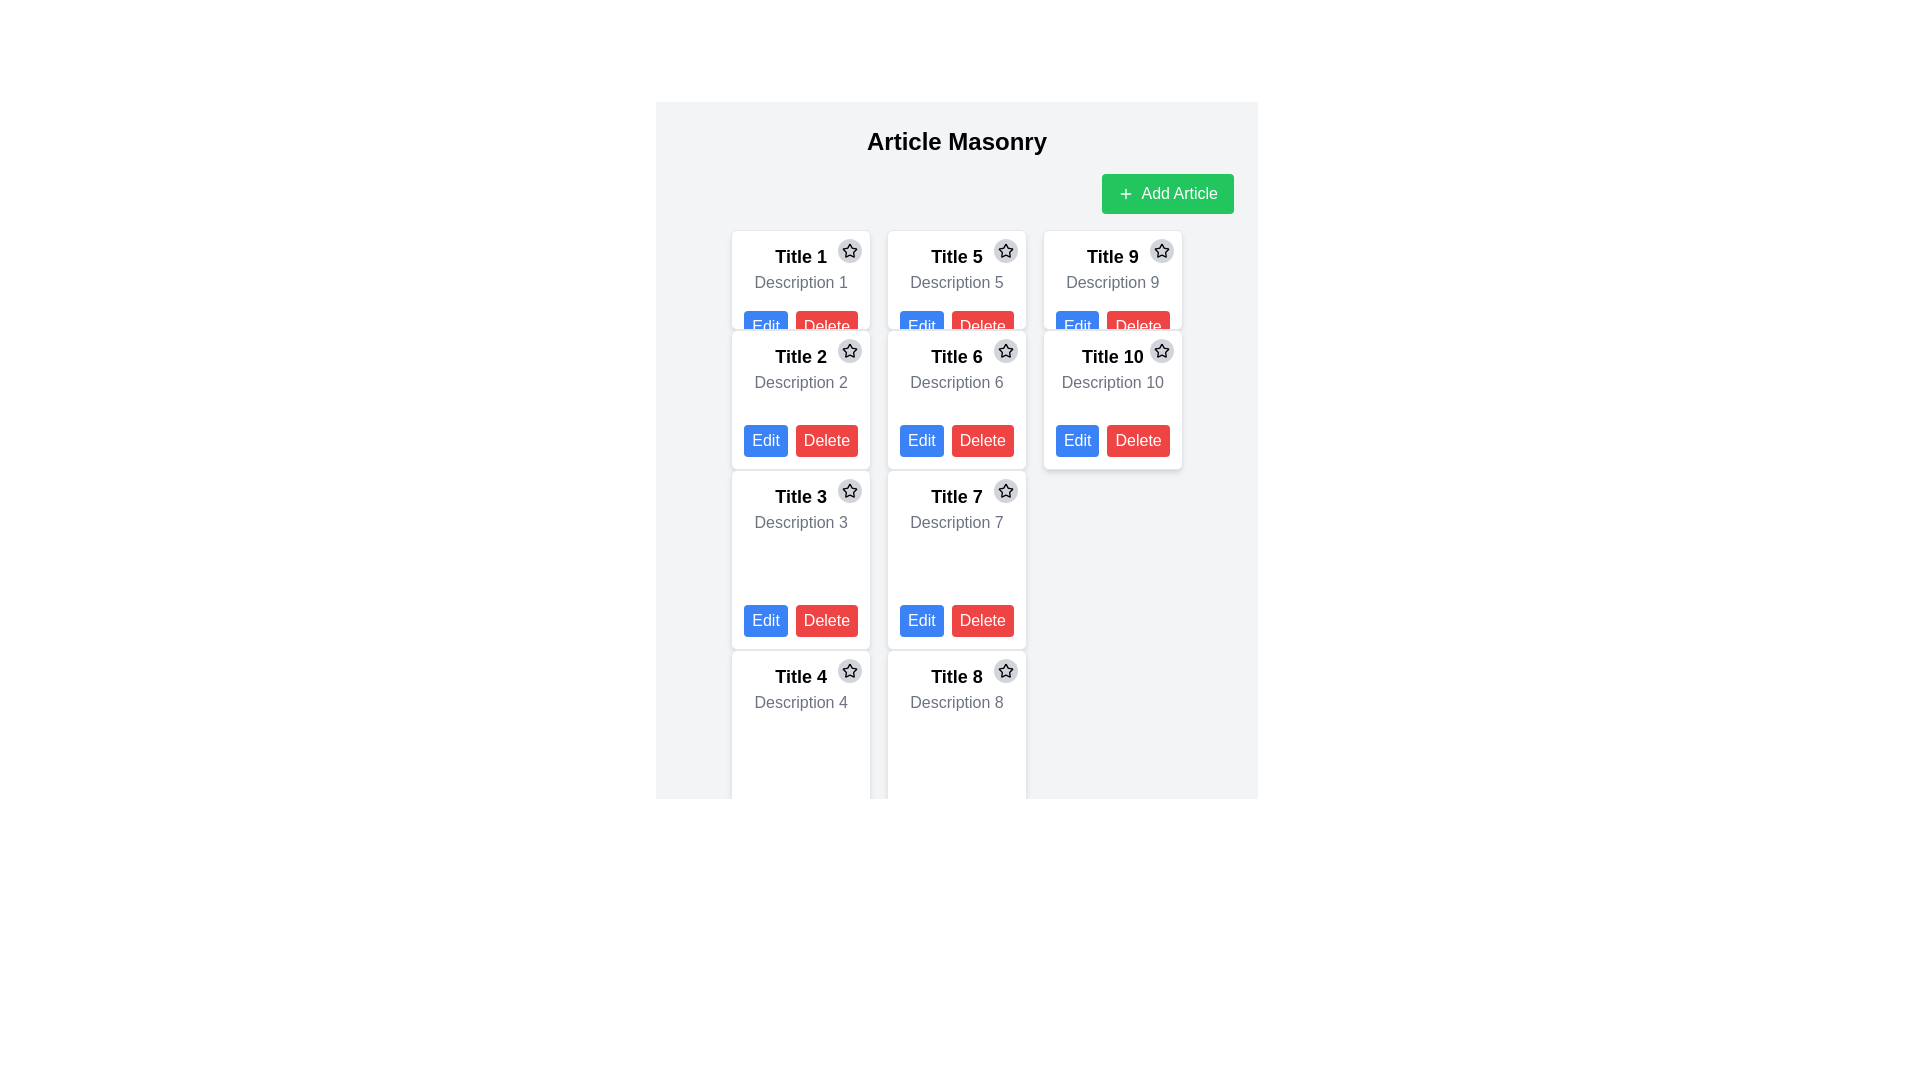 The height and width of the screenshot is (1080, 1920). I want to click on the star icon located in the top-right corner of the card titled 'Title 4', which is in the second column at the bottom of the grid of cards, so click(850, 671).